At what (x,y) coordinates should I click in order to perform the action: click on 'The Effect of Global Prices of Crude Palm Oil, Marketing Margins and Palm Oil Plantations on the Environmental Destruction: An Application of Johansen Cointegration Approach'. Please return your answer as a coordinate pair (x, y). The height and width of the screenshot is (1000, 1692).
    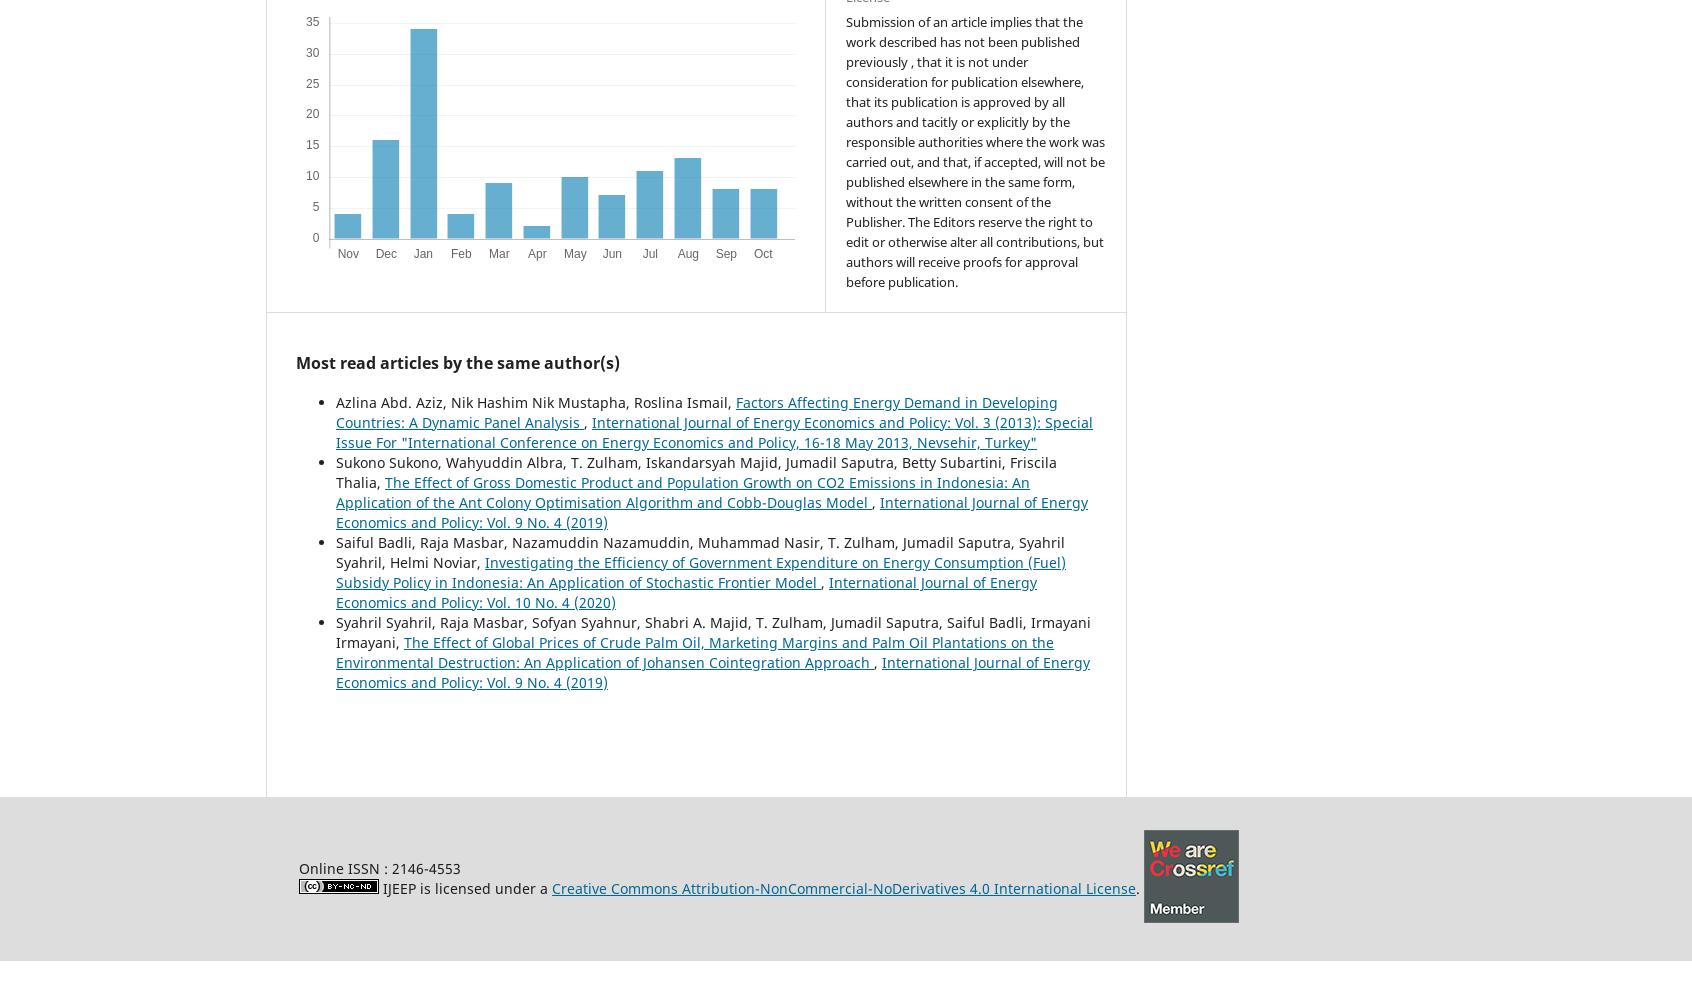
    Looking at the image, I should click on (695, 652).